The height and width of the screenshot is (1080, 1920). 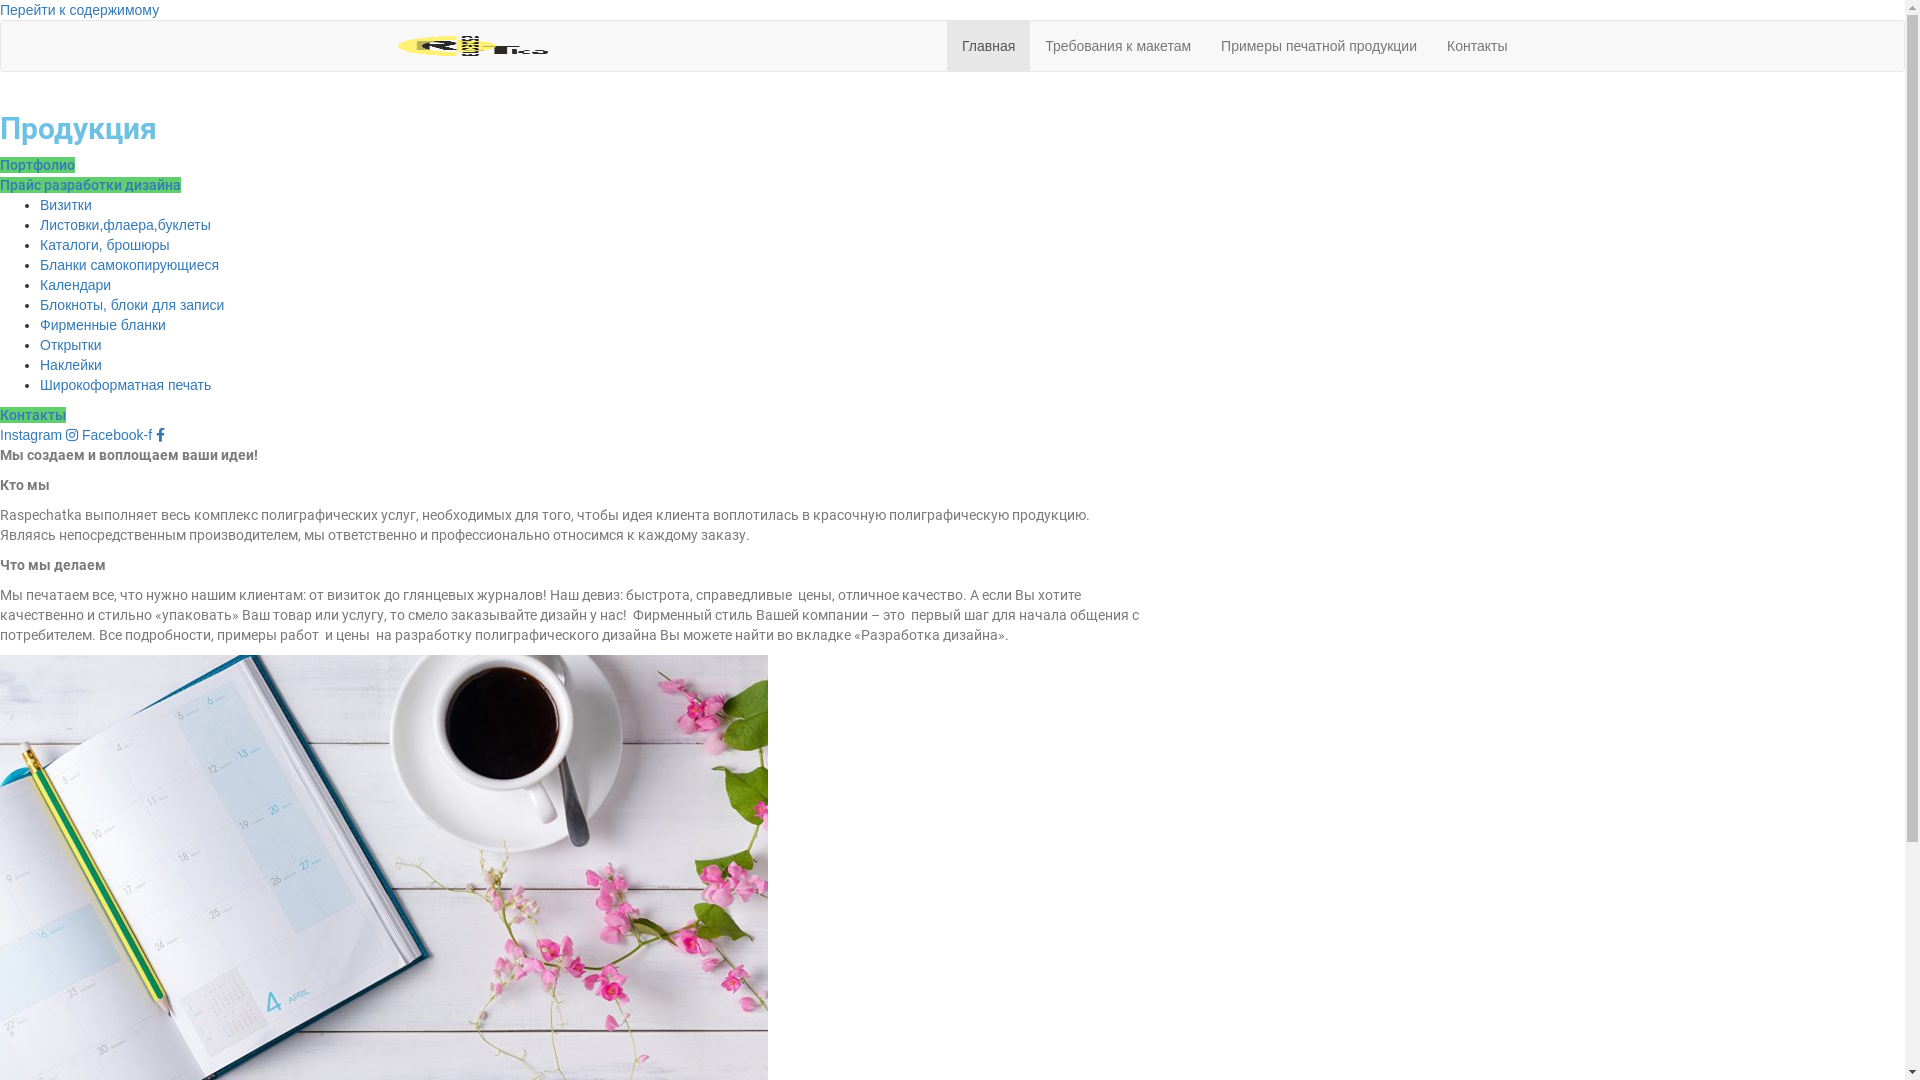 I want to click on 'Instagram', so click(x=41, y=434).